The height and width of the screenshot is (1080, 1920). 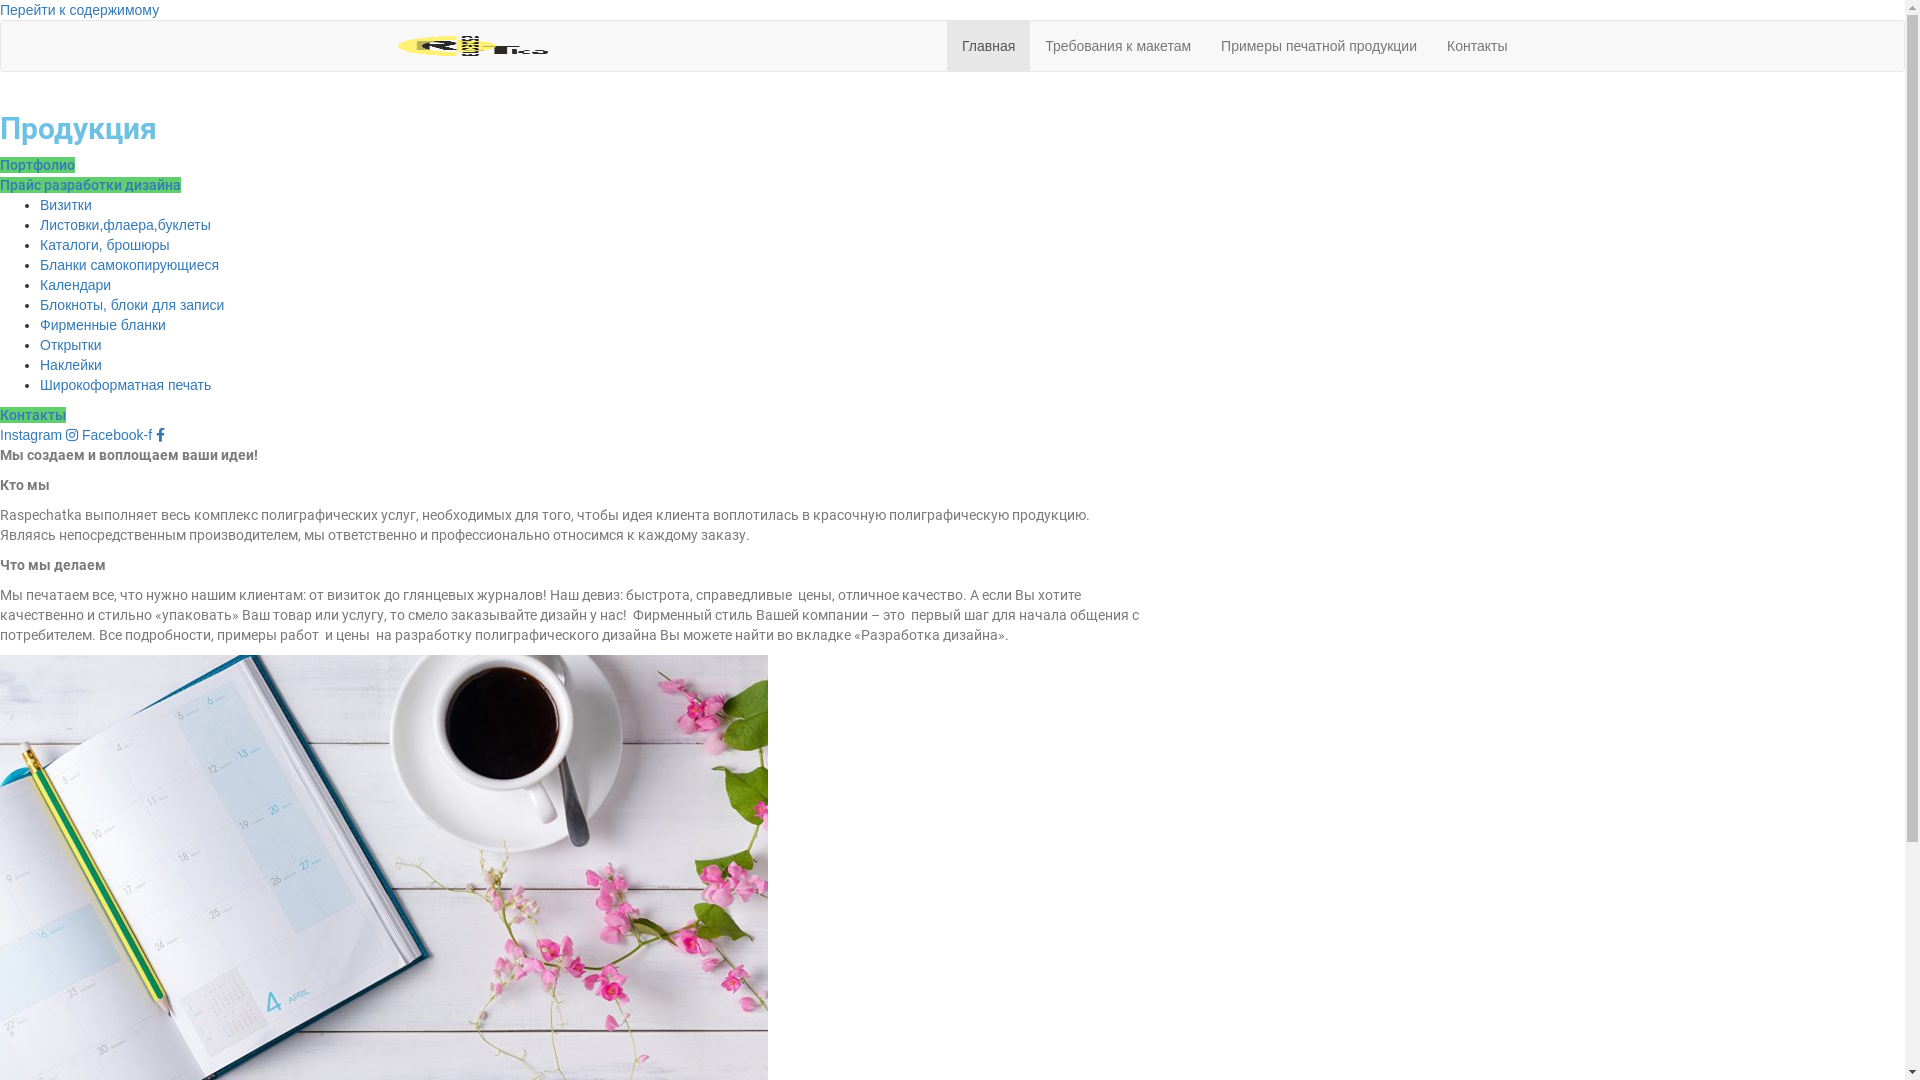 I want to click on 'Instagram', so click(x=41, y=434).